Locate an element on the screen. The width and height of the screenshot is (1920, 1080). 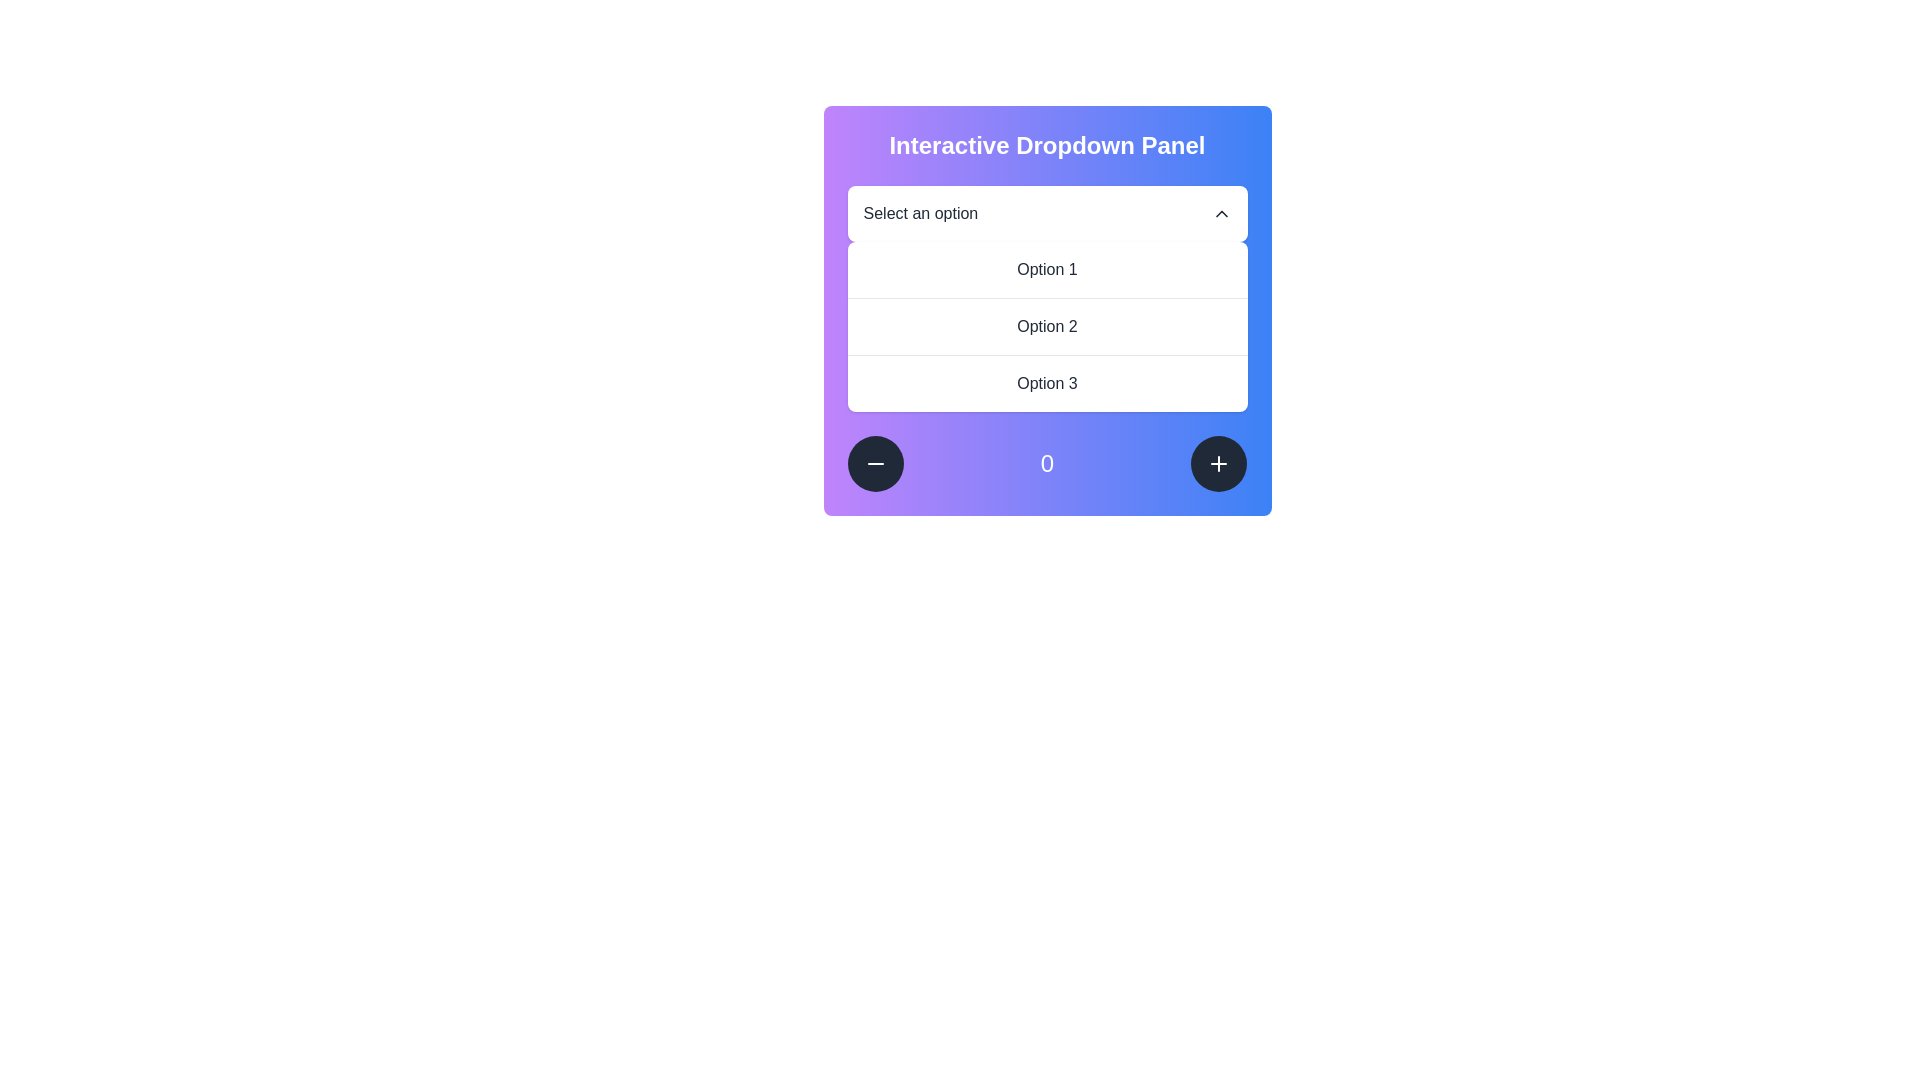
the Text Display element that shows the number '0' with a larger font size, positioned at the center of a gradient background panel, between a minus button and a plus button is located at coordinates (1046, 463).